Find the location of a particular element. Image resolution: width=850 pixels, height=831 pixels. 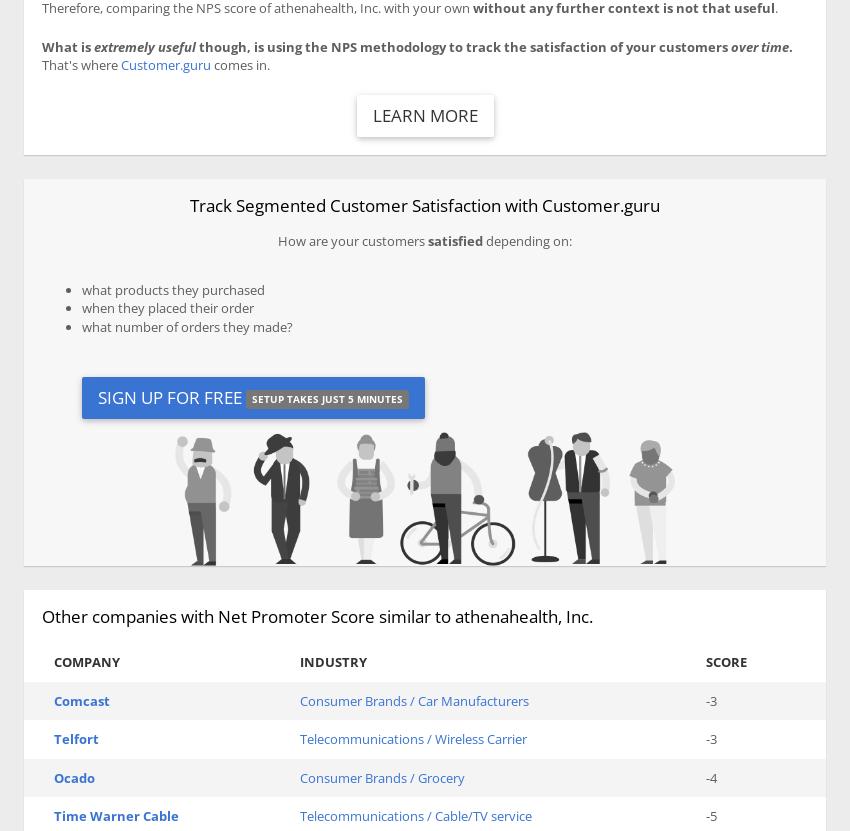

'Comcast' is located at coordinates (82, 699).